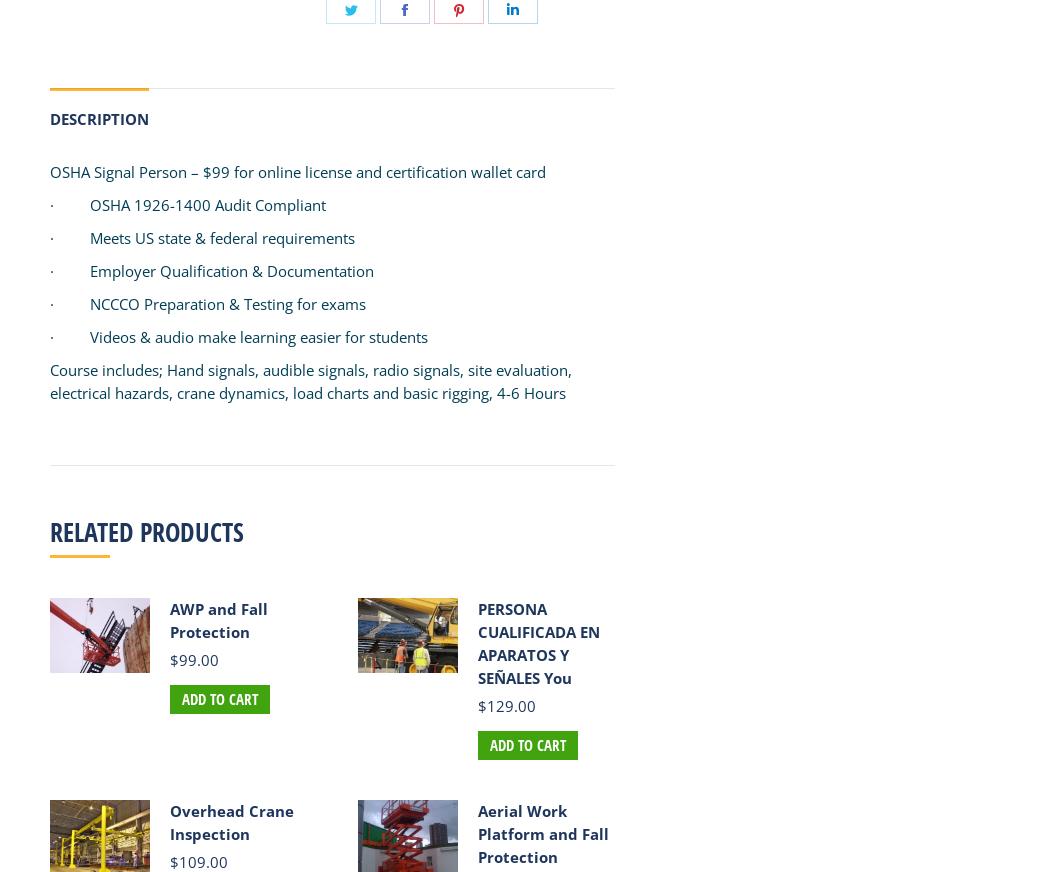 This screenshot has height=872, width=1050. What do you see at coordinates (538, 643) in the screenshot?
I see `'PERSONA CUALIFICADA EN APARATOS Y SEÑALES You'` at bounding box center [538, 643].